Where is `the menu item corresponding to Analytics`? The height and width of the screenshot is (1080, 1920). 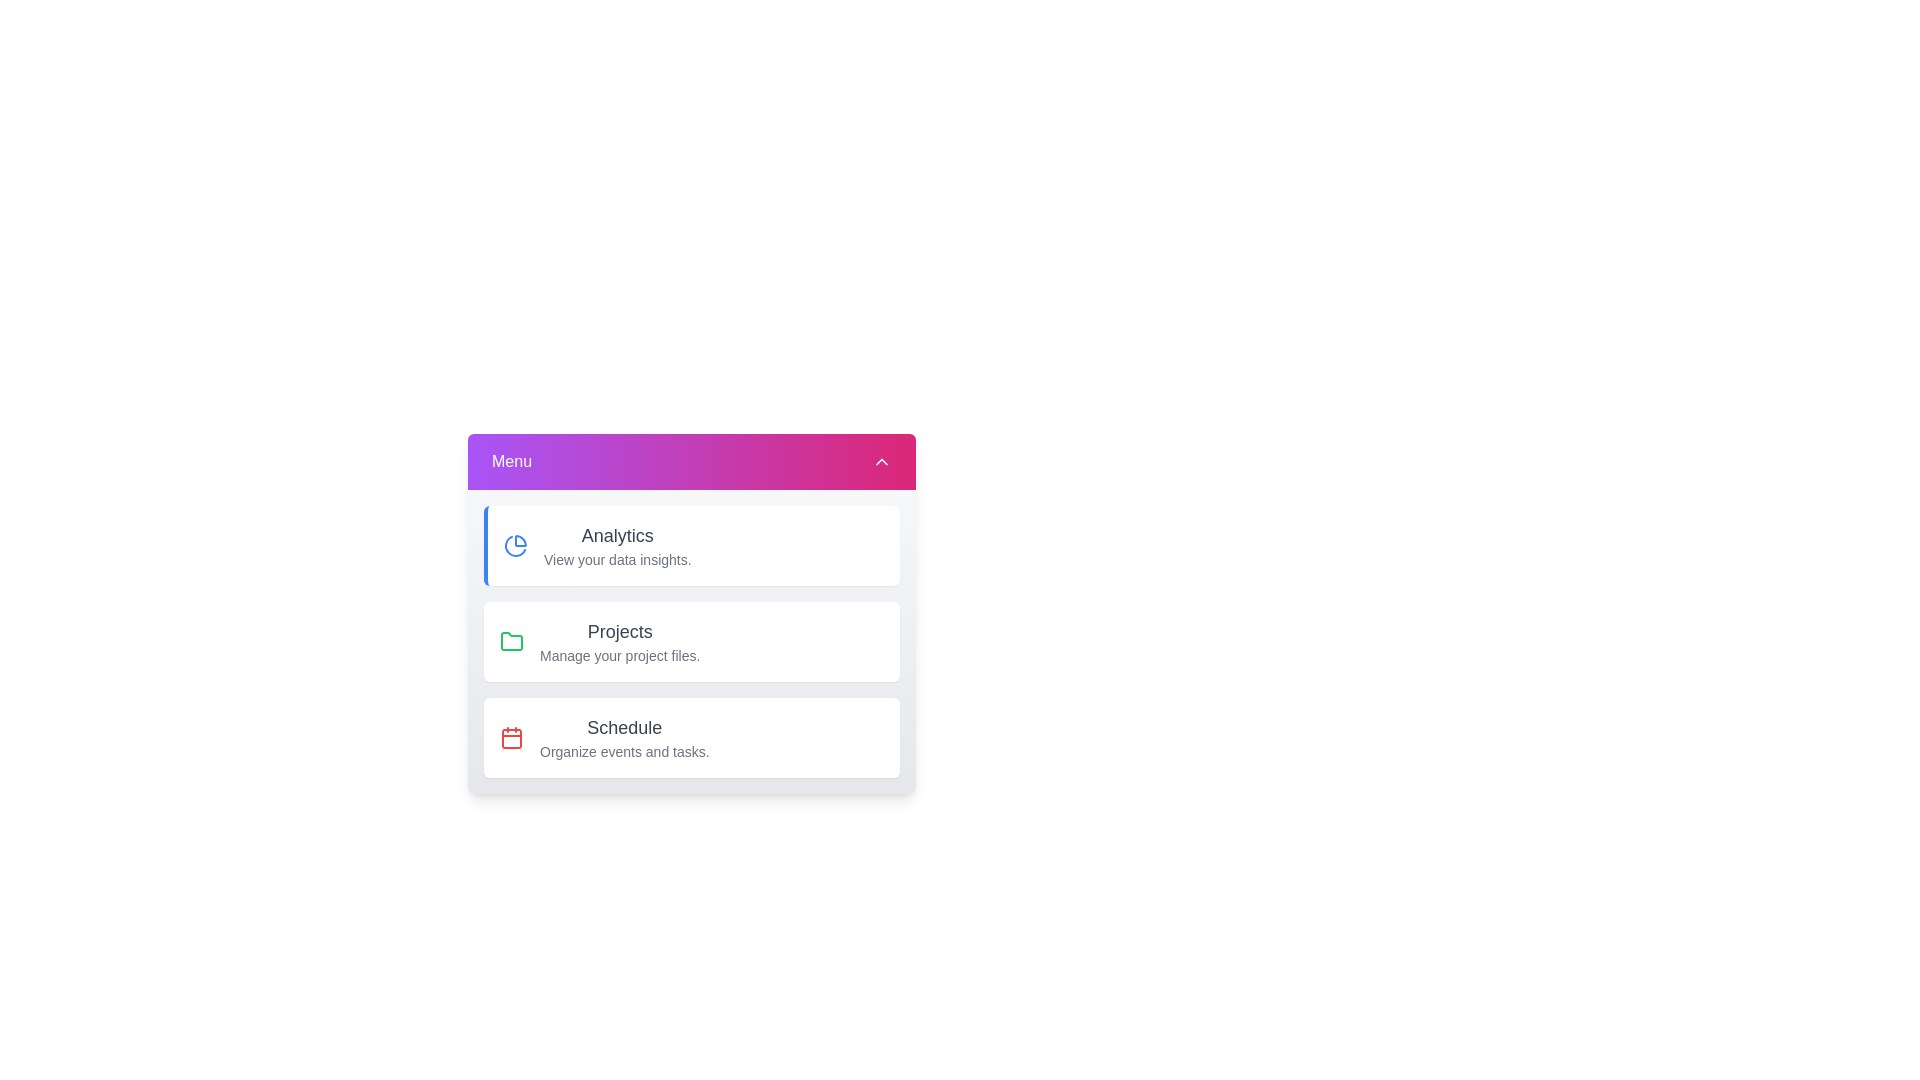 the menu item corresponding to Analytics is located at coordinates (691, 546).